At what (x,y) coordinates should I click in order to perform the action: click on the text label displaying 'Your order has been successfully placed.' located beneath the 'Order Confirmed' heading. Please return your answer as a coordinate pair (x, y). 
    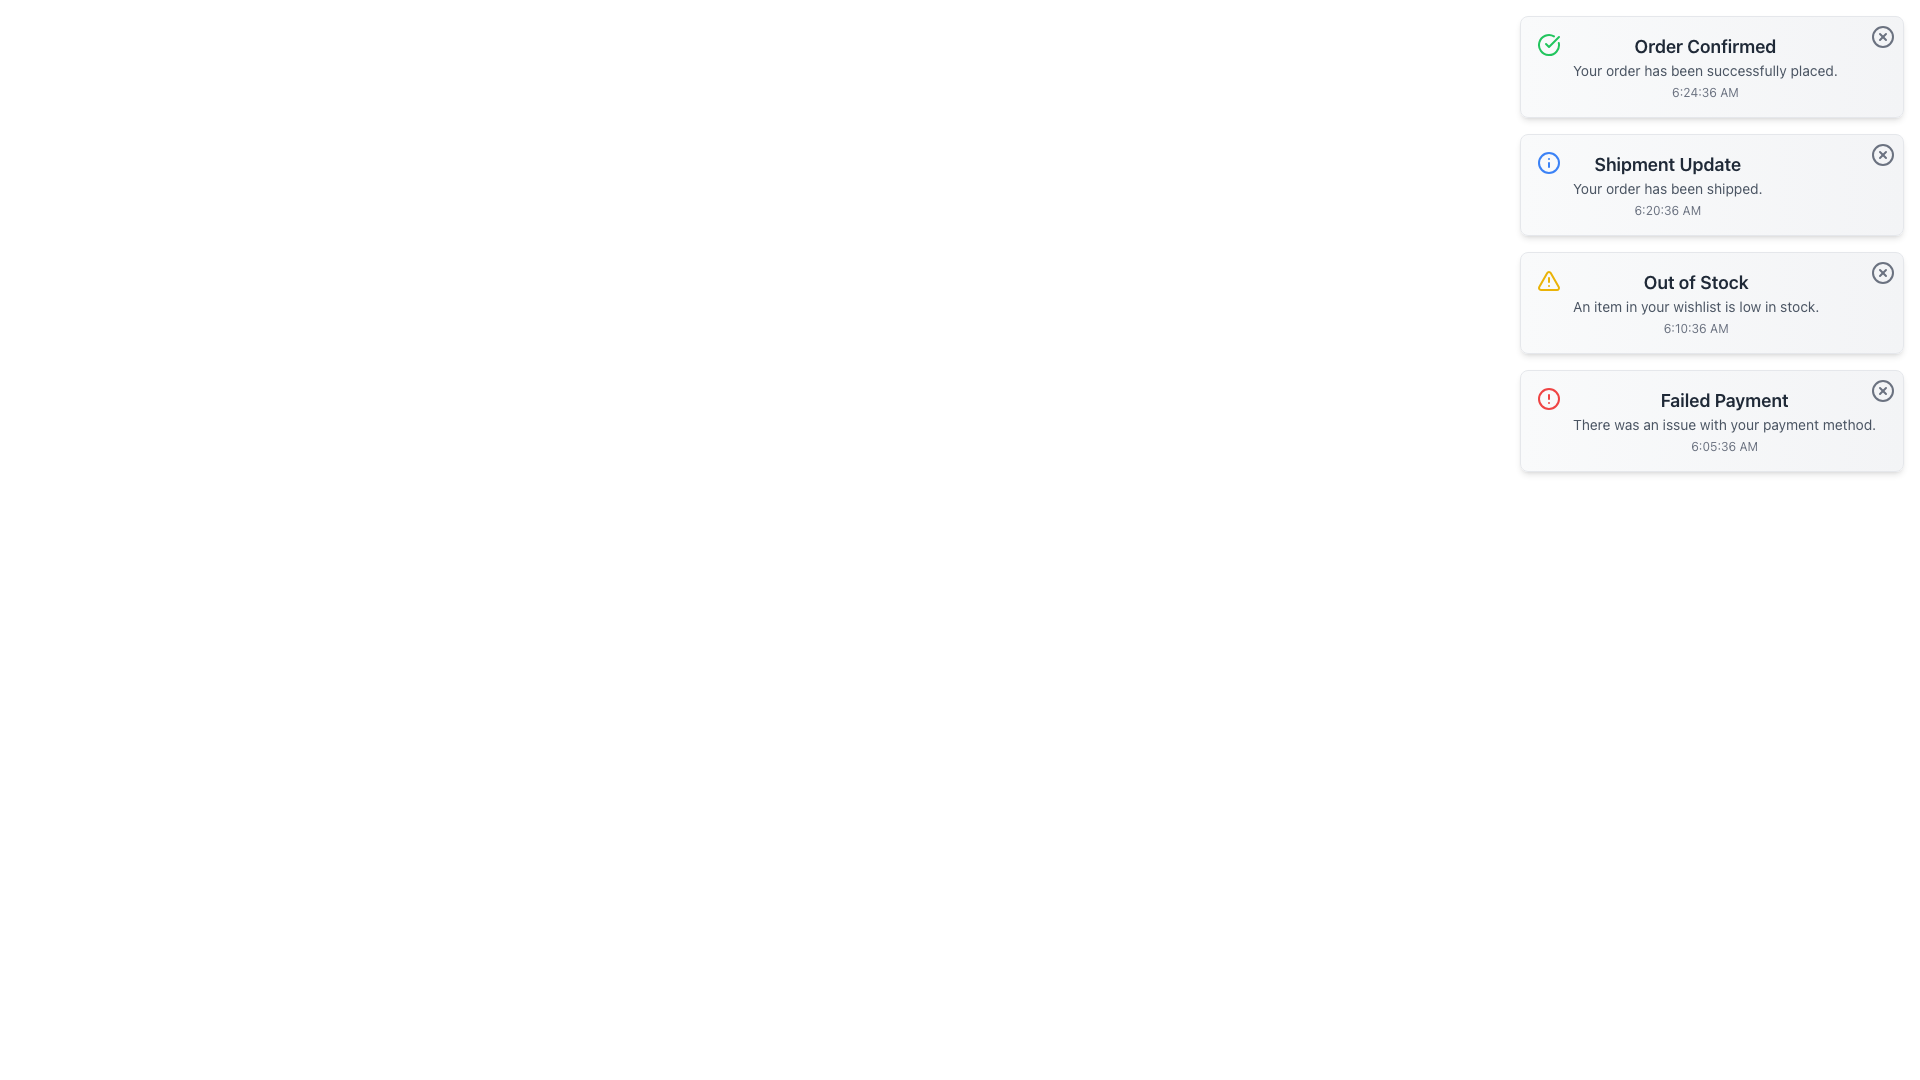
    Looking at the image, I should click on (1704, 69).